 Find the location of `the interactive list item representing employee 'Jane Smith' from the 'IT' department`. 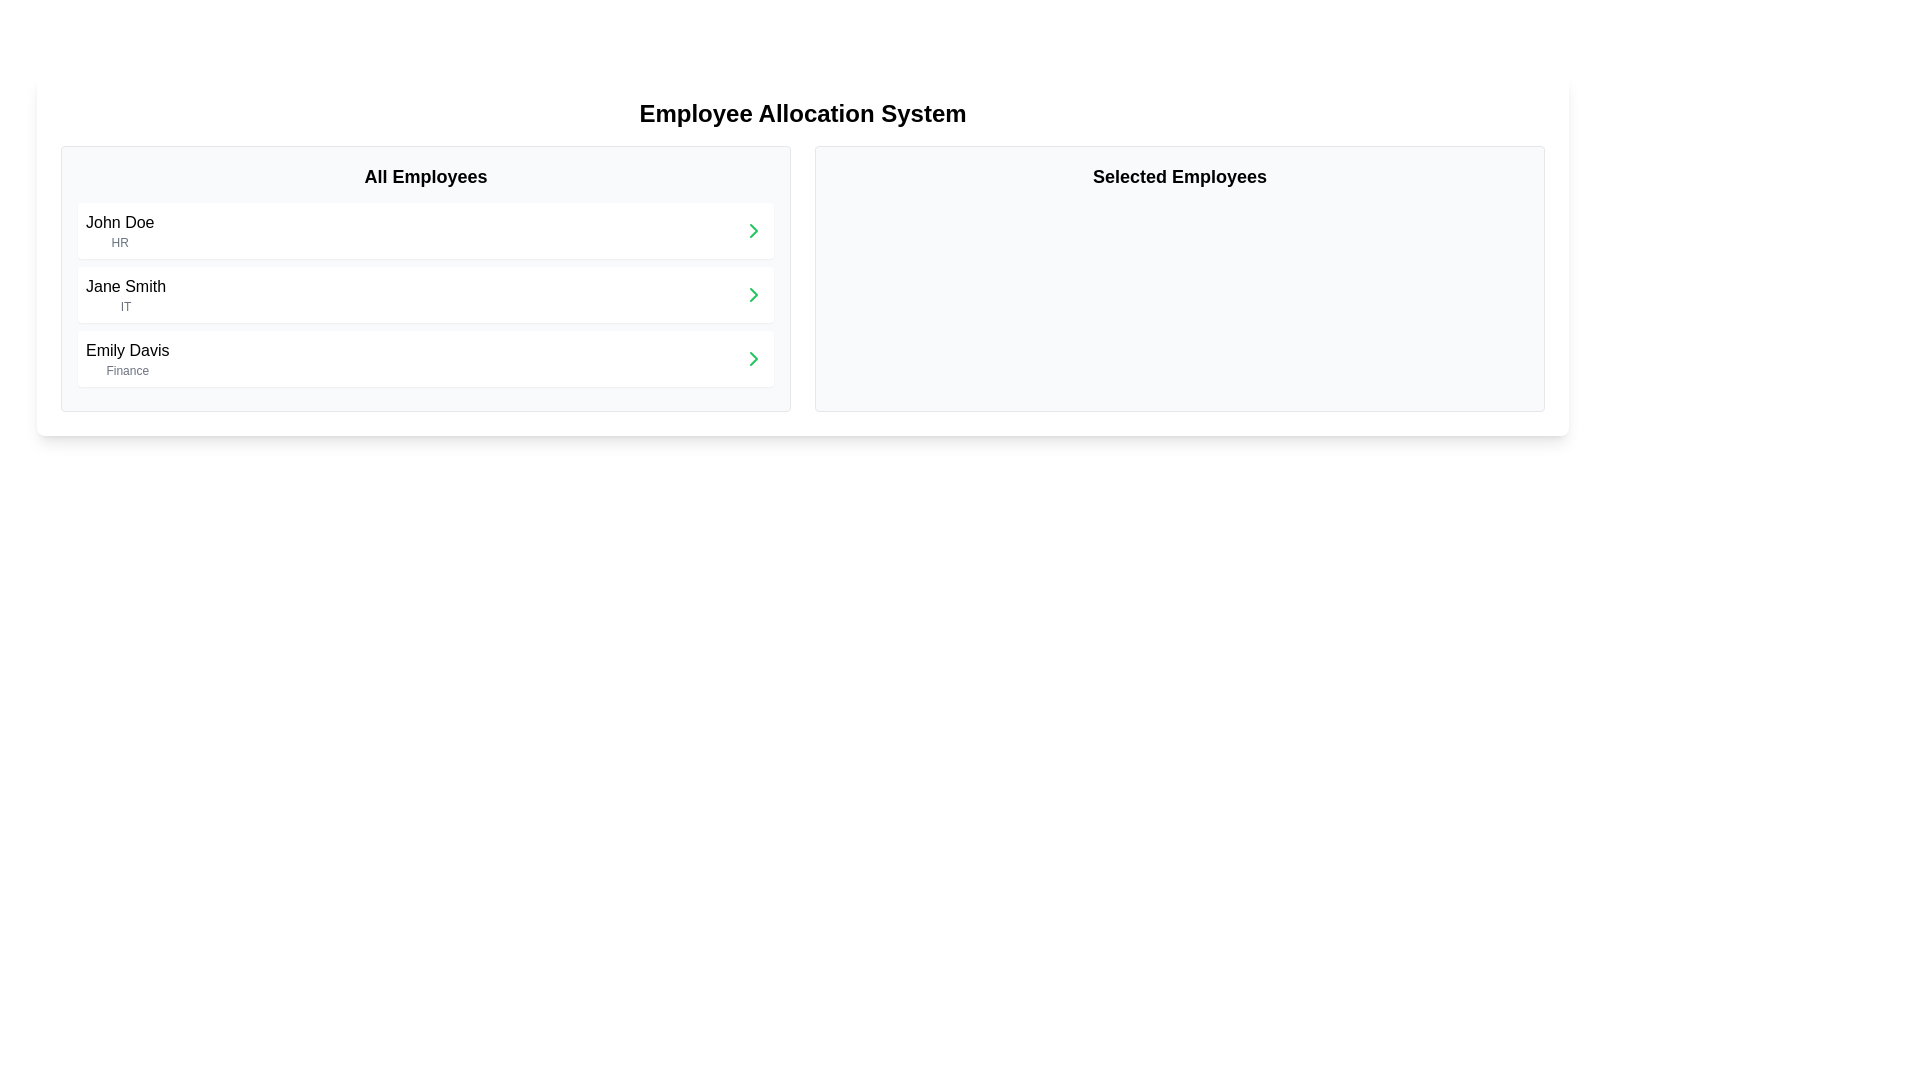

the interactive list item representing employee 'Jane Smith' from the 'IT' department is located at coordinates (425, 294).